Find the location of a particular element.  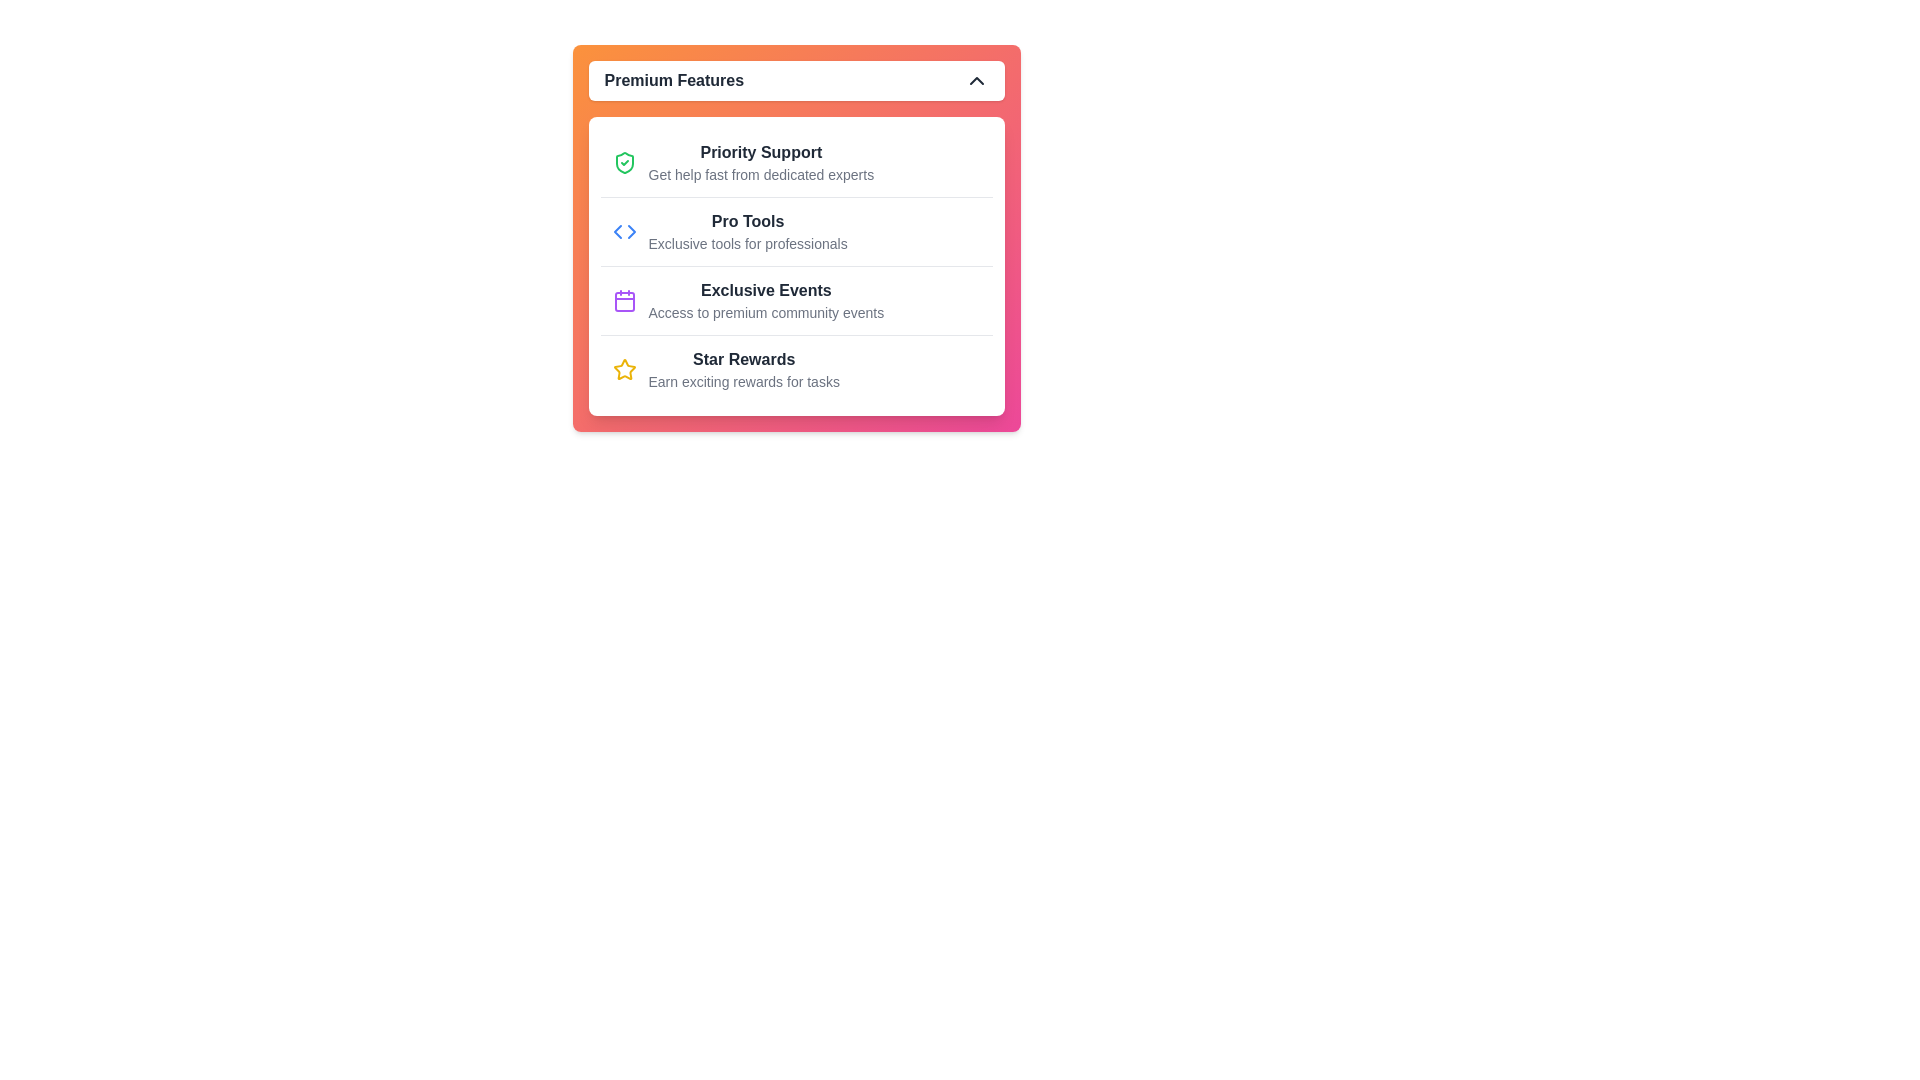

the green shield-like icon with a checkmark inside, located to the left of the text 'Priority Support' is located at coordinates (623, 161).